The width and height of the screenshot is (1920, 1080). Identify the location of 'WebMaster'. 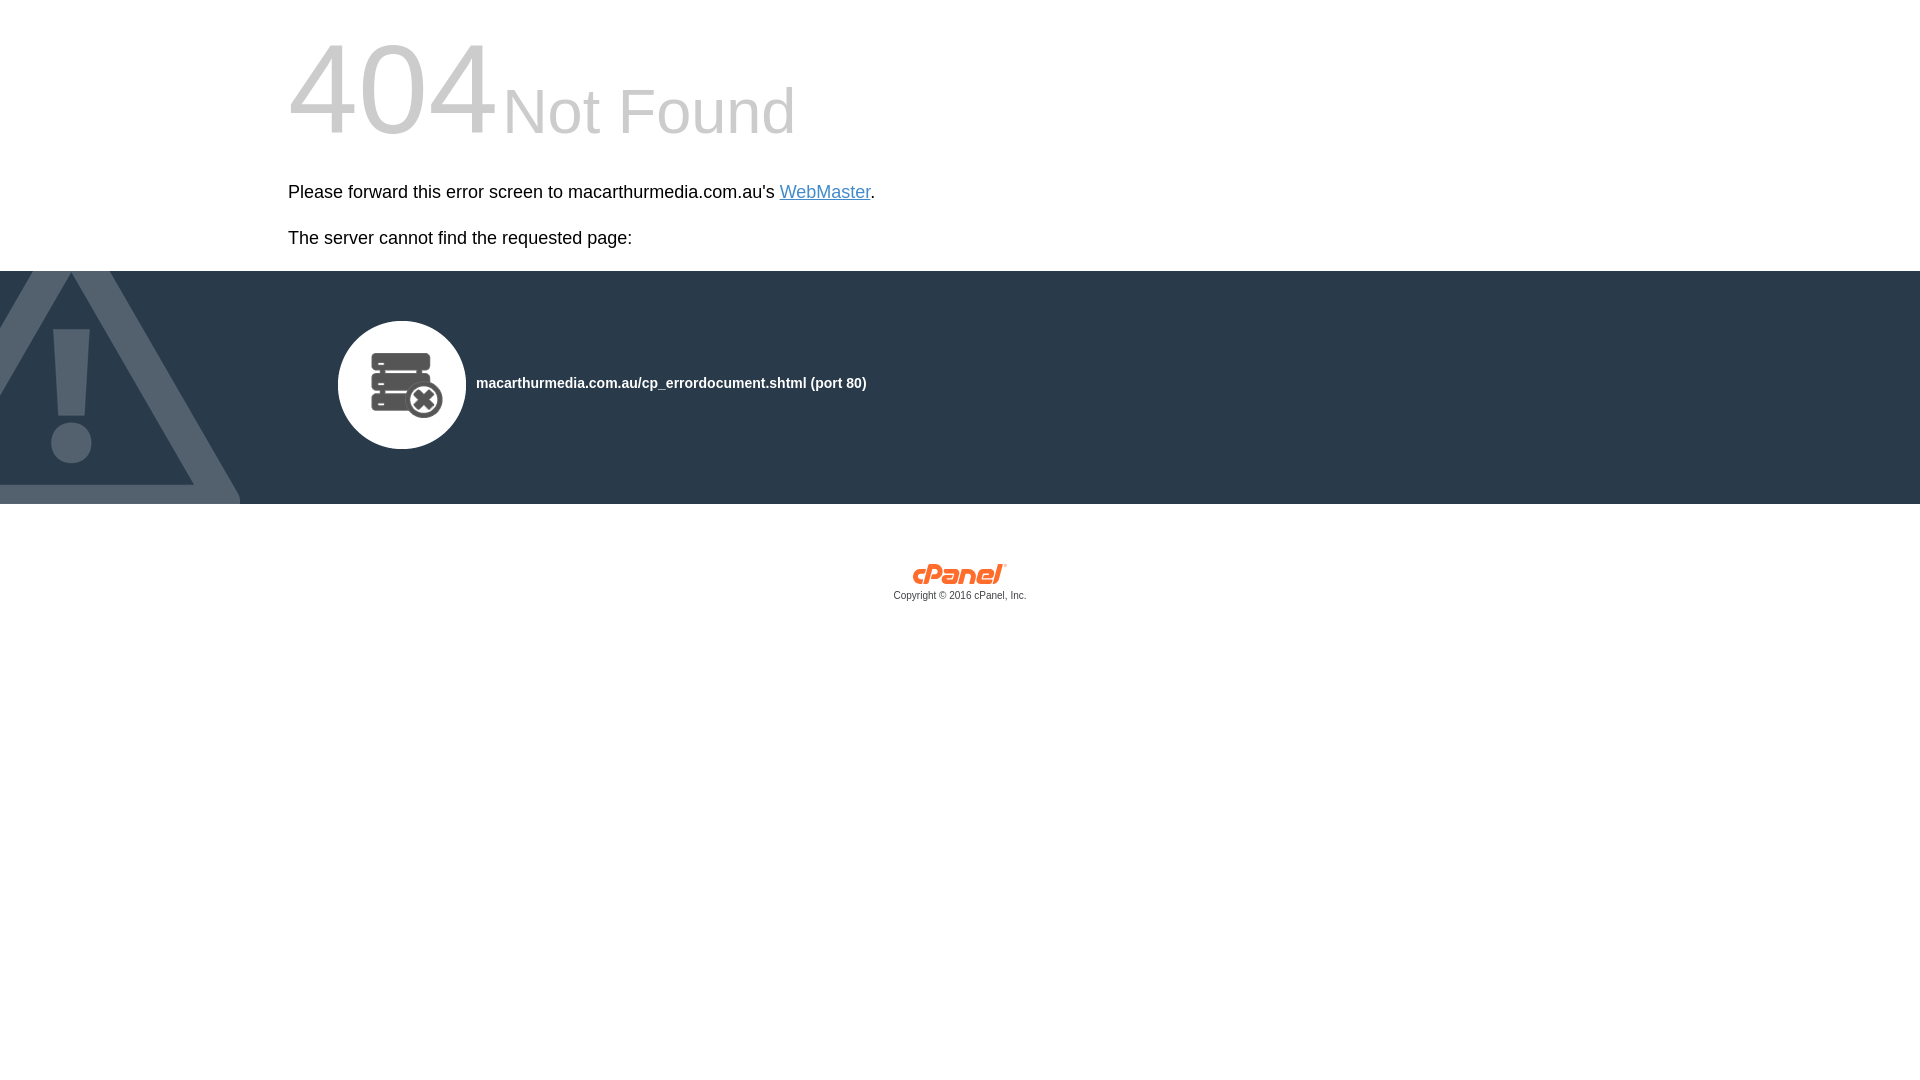
(825, 192).